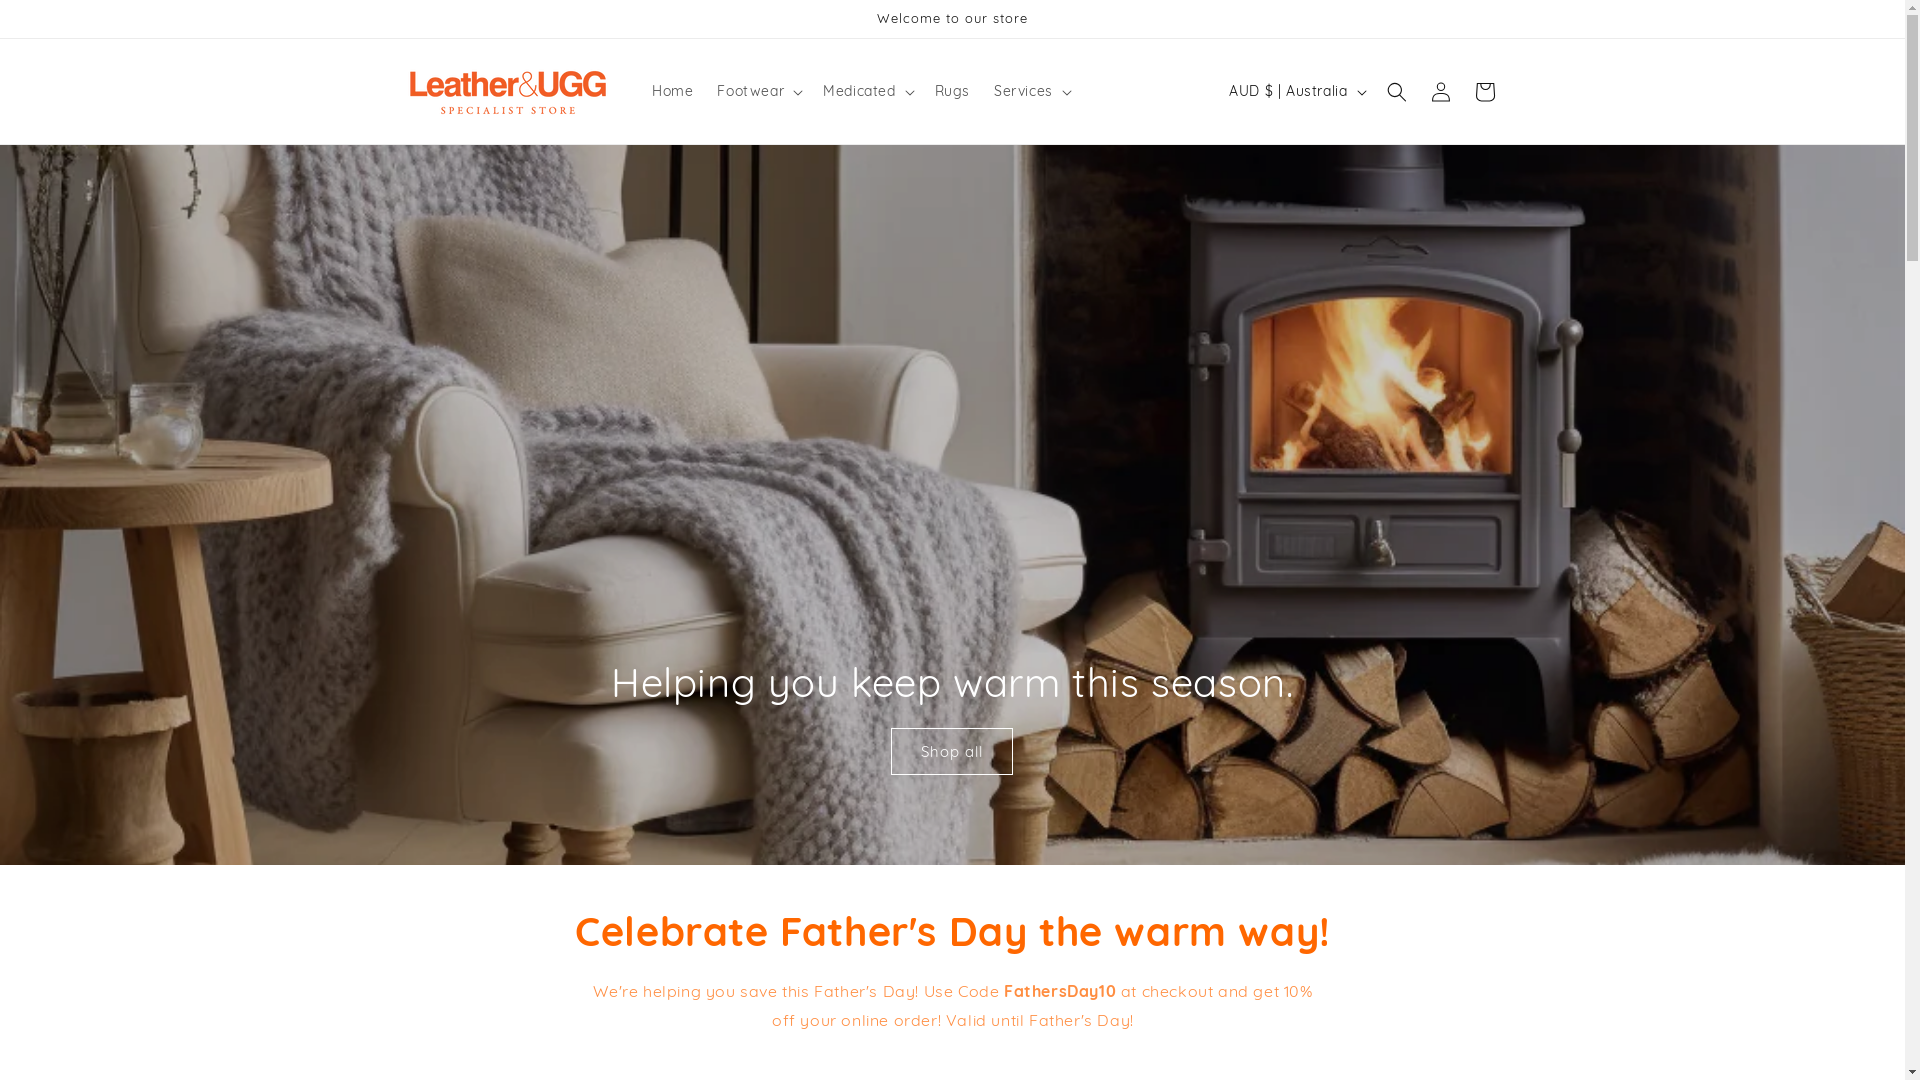  Describe the element at coordinates (1483, 92) in the screenshot. I see `'Cart'` at that location.